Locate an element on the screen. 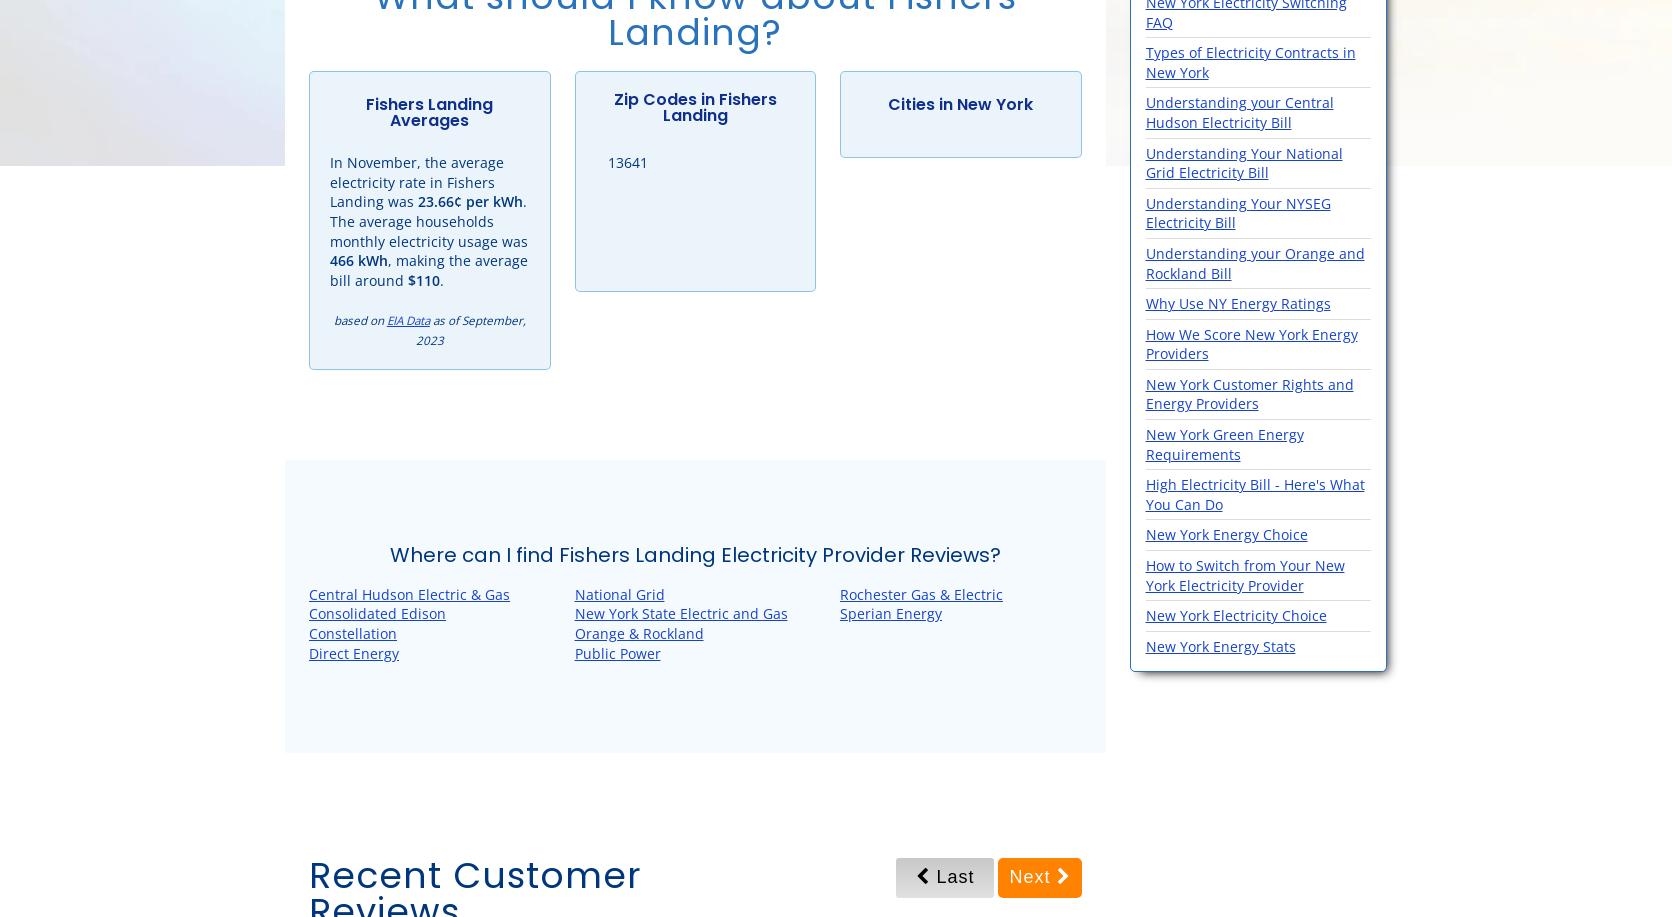 The height and width of the screenshot is (917, 1672). 'New York Energy Choice' is located at coordinates (1144, 534).